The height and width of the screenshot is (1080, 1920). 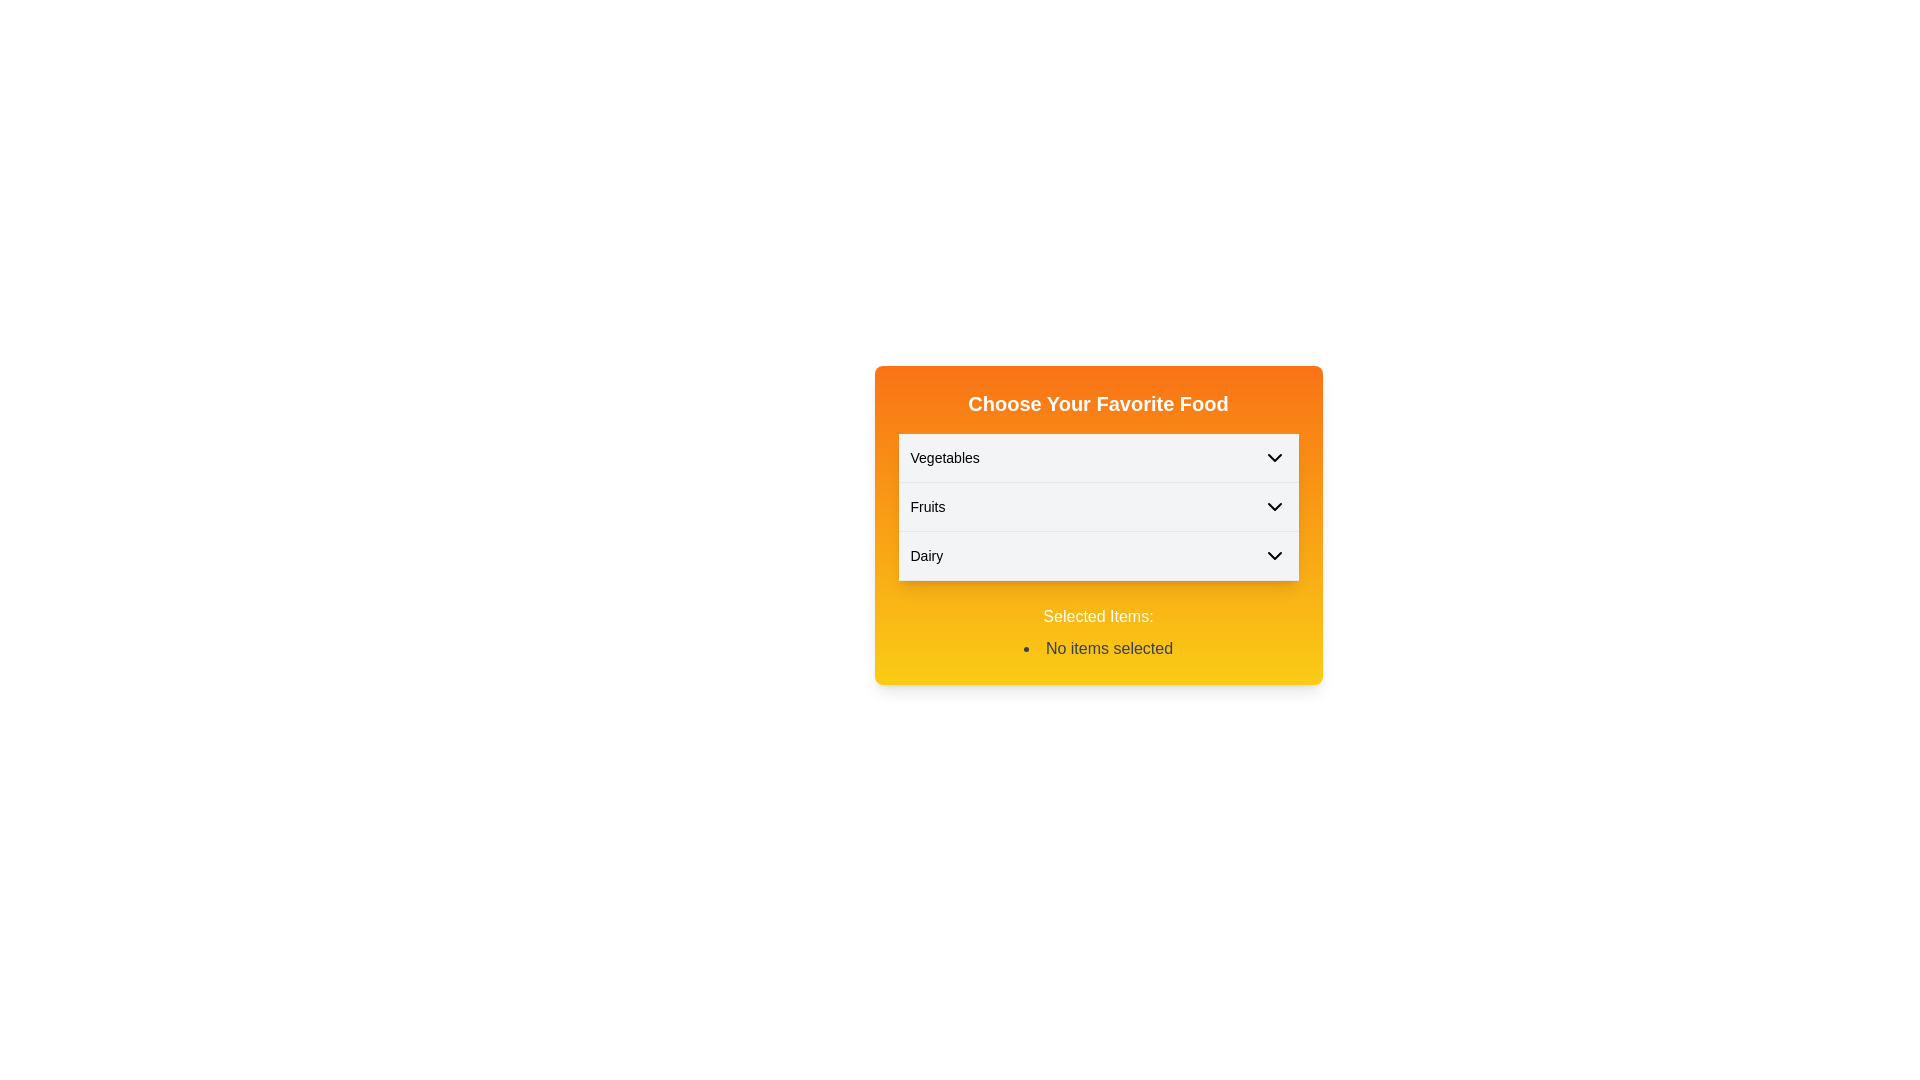 I want to click on the Chevron Down icon located on the far right side of the 'Vegetables' menu option, so click(x=1273, y=458).